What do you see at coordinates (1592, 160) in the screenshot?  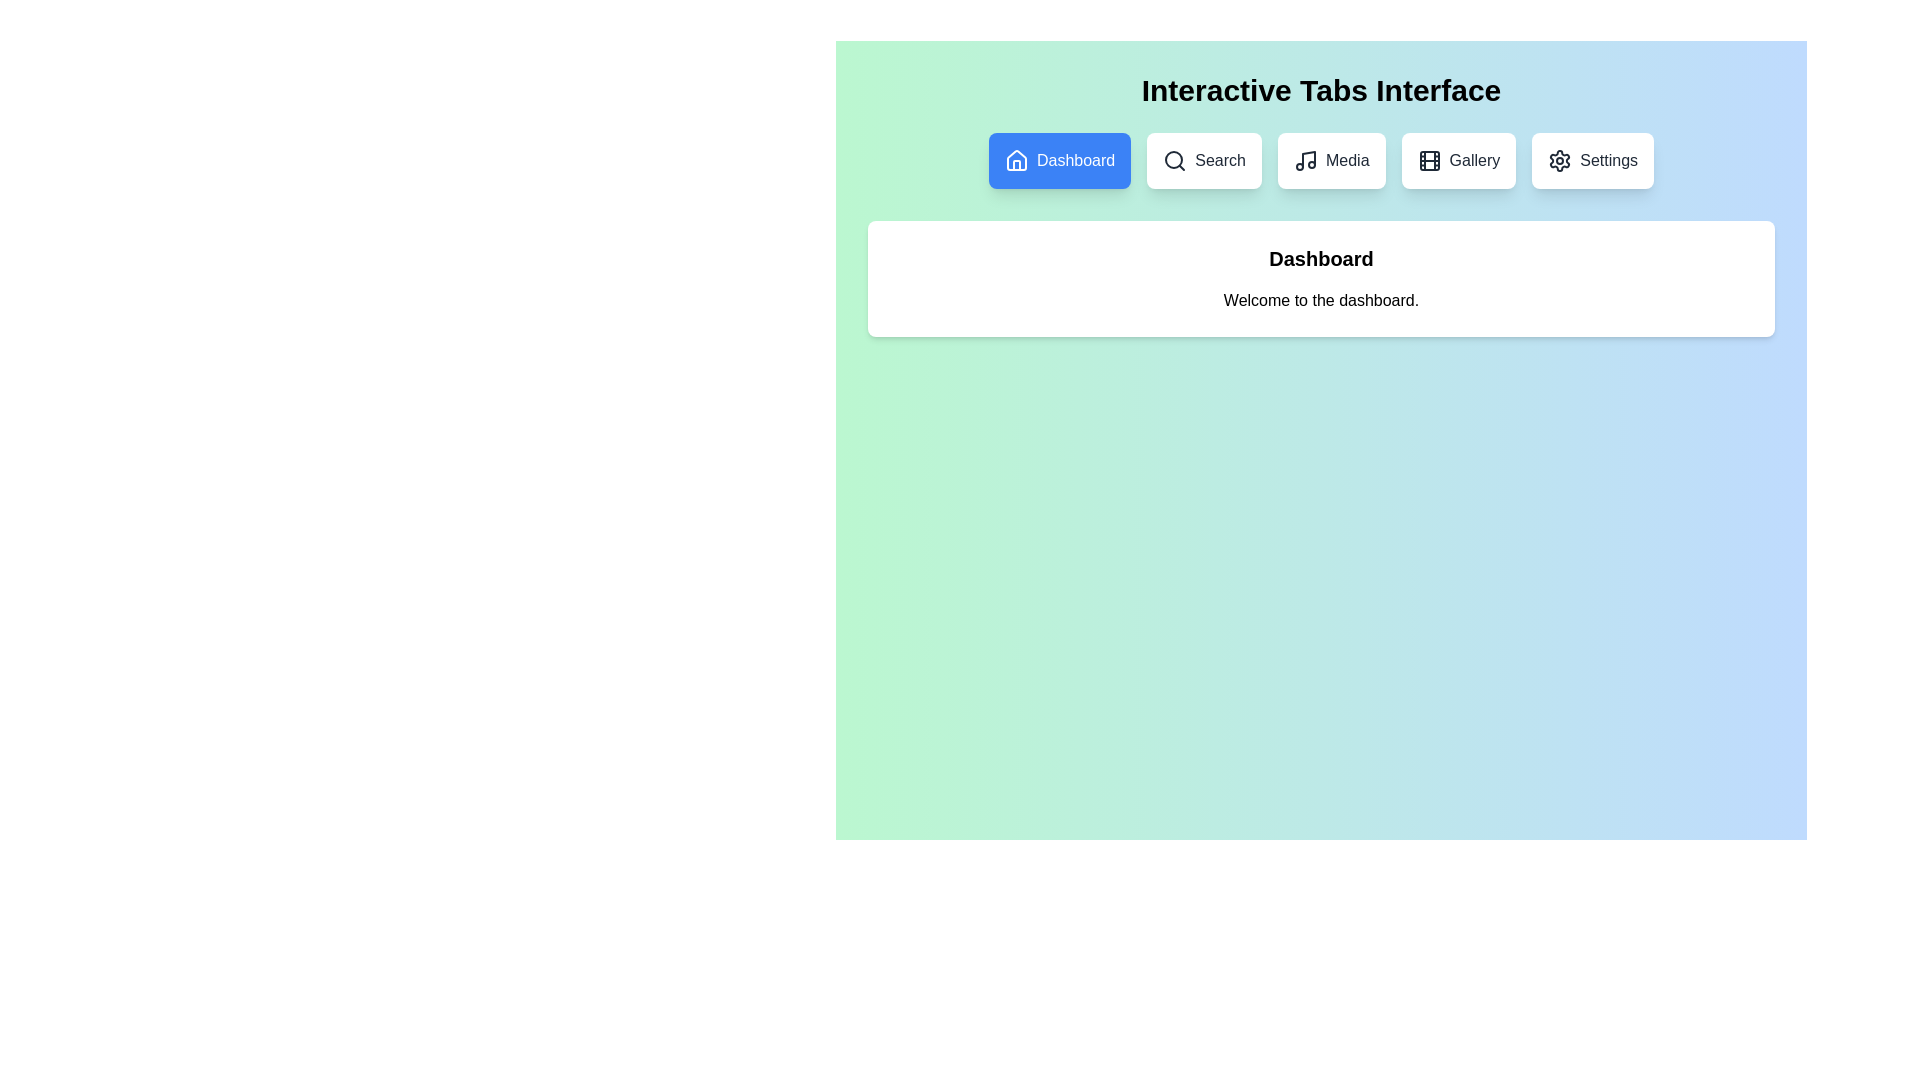 I see `the fifth button in the row, located to the right of the 'Gallery' button` at bounding box center [1592, 160].